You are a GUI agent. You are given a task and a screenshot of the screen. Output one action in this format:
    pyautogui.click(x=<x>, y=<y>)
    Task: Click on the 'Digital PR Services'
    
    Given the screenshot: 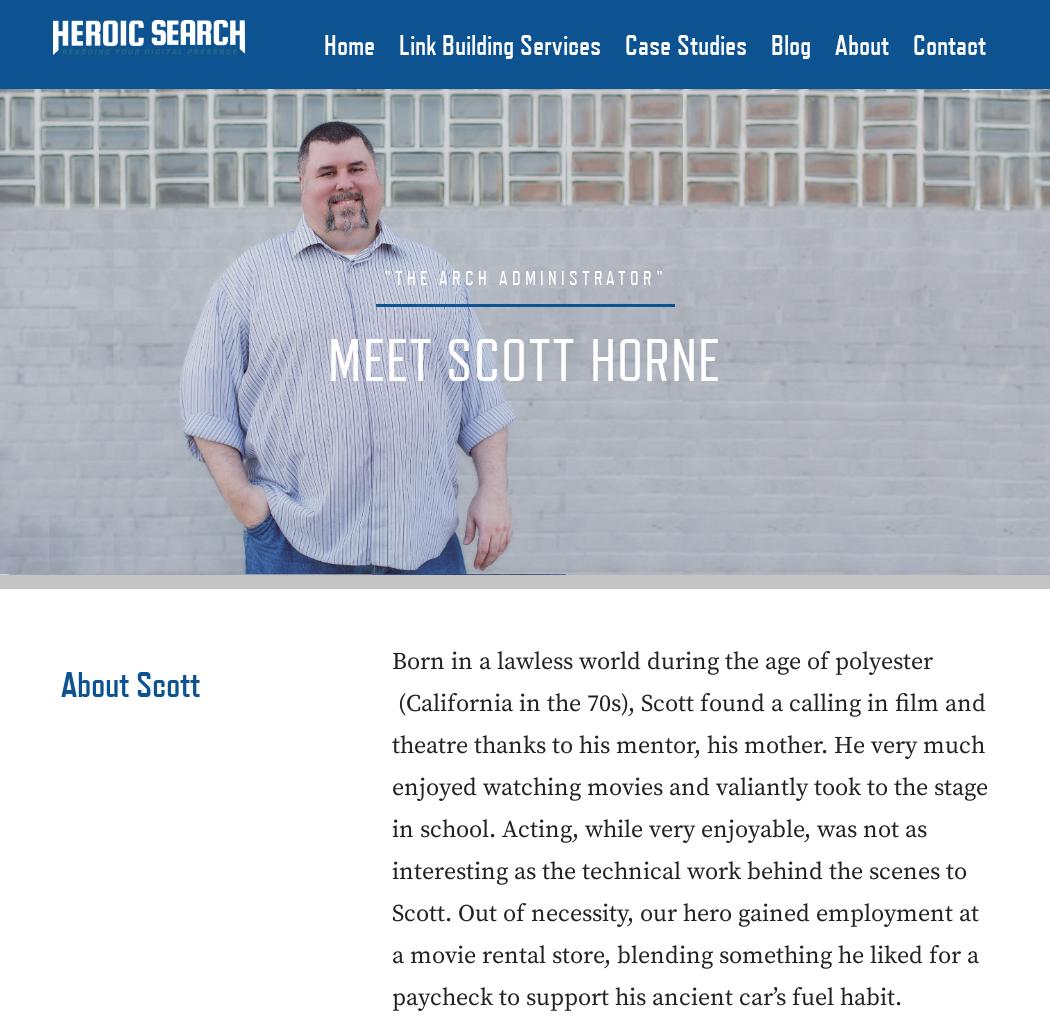 What is the action you would take?
    pyautogui.click(x=489, y=361)
    